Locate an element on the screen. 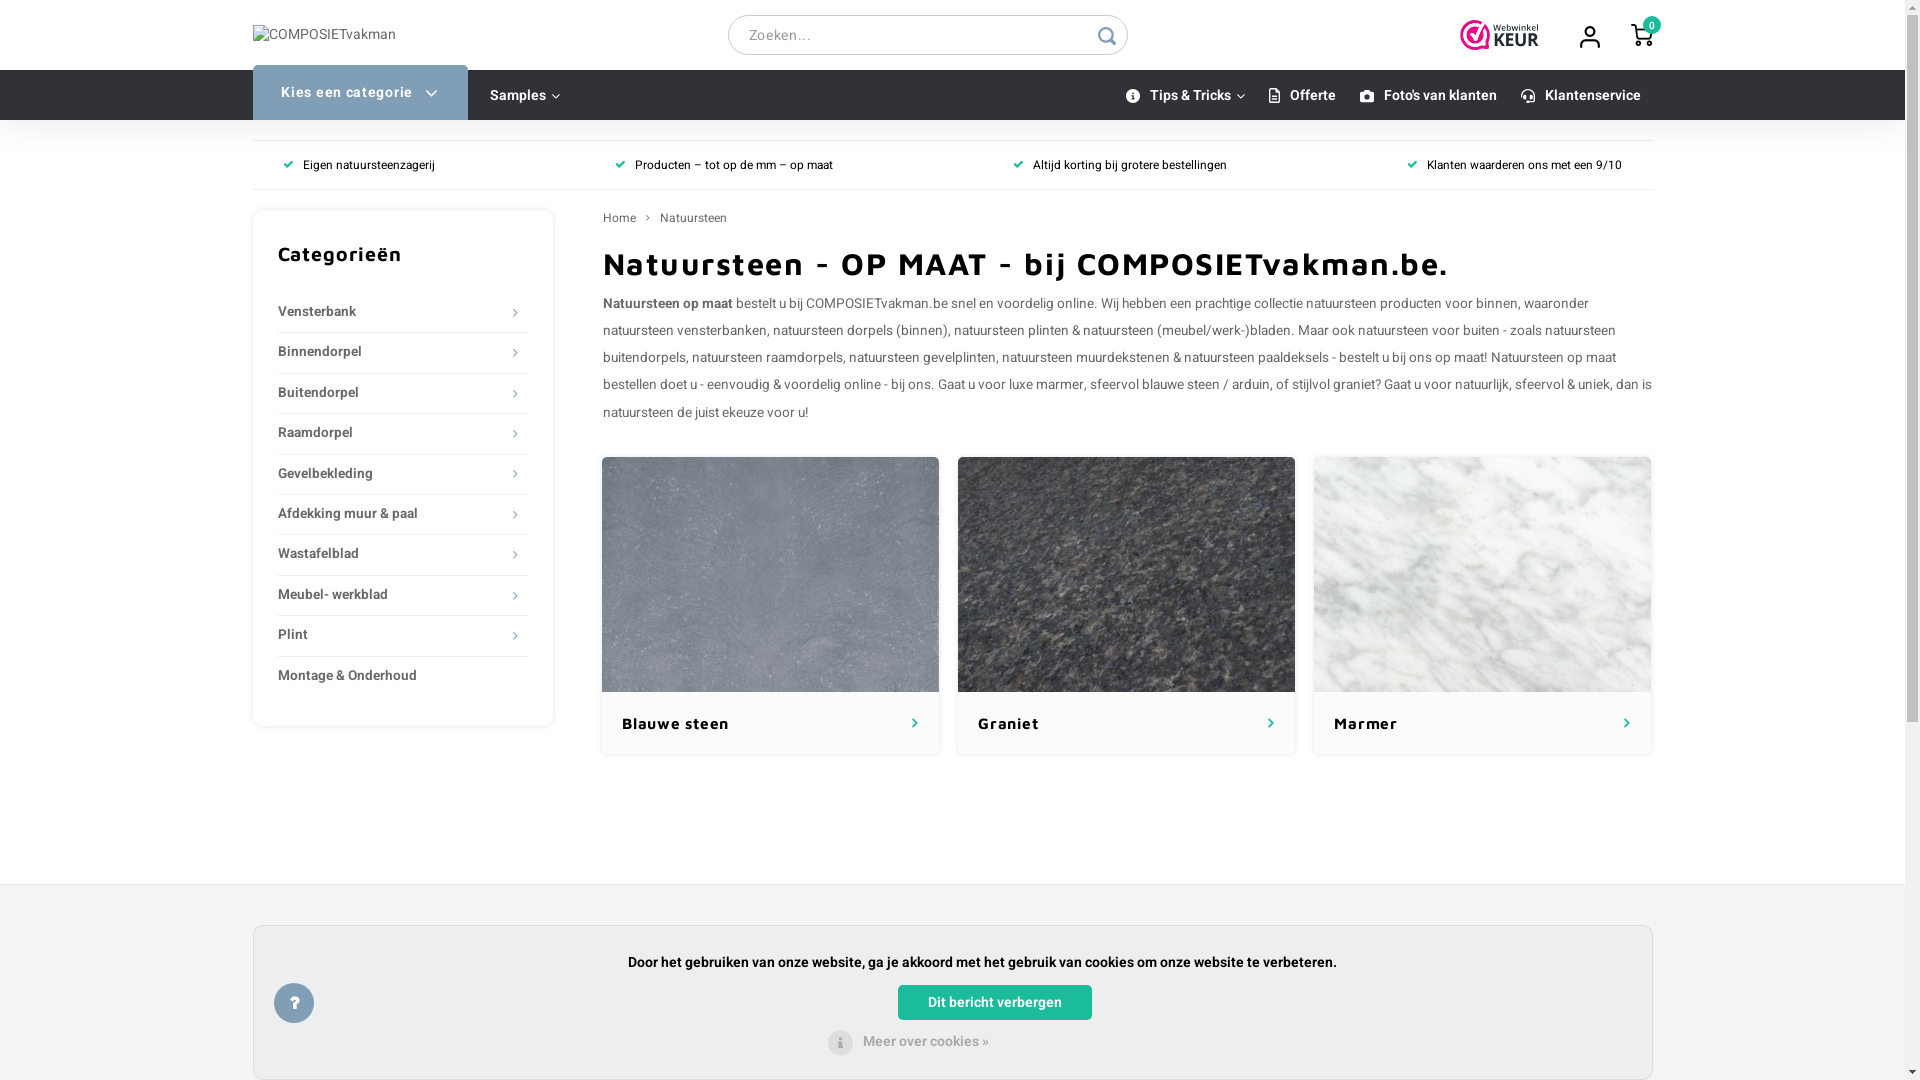  'Vensterbank' is located at coordinates (277, 312).